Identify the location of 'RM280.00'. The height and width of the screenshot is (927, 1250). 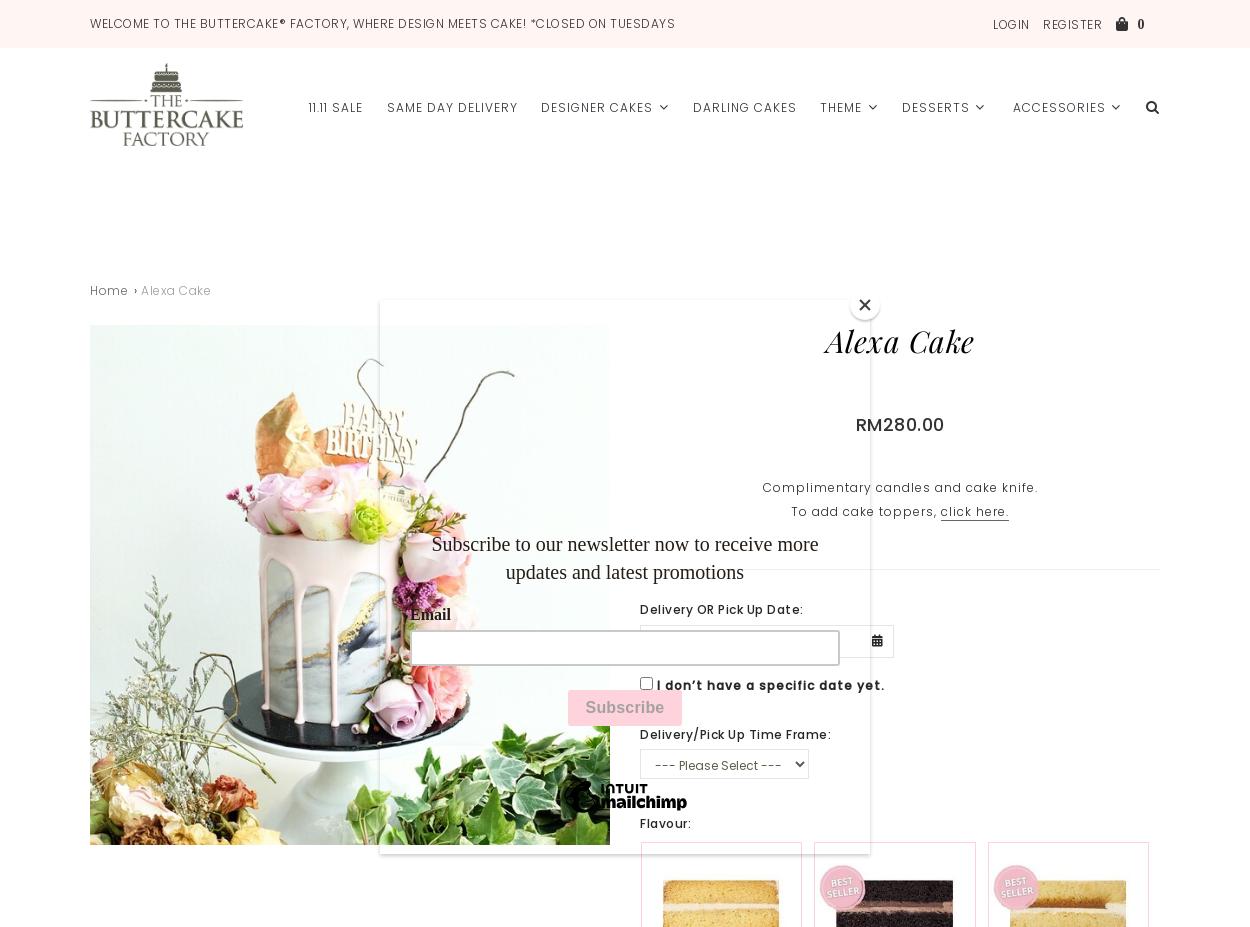
(899, 423).